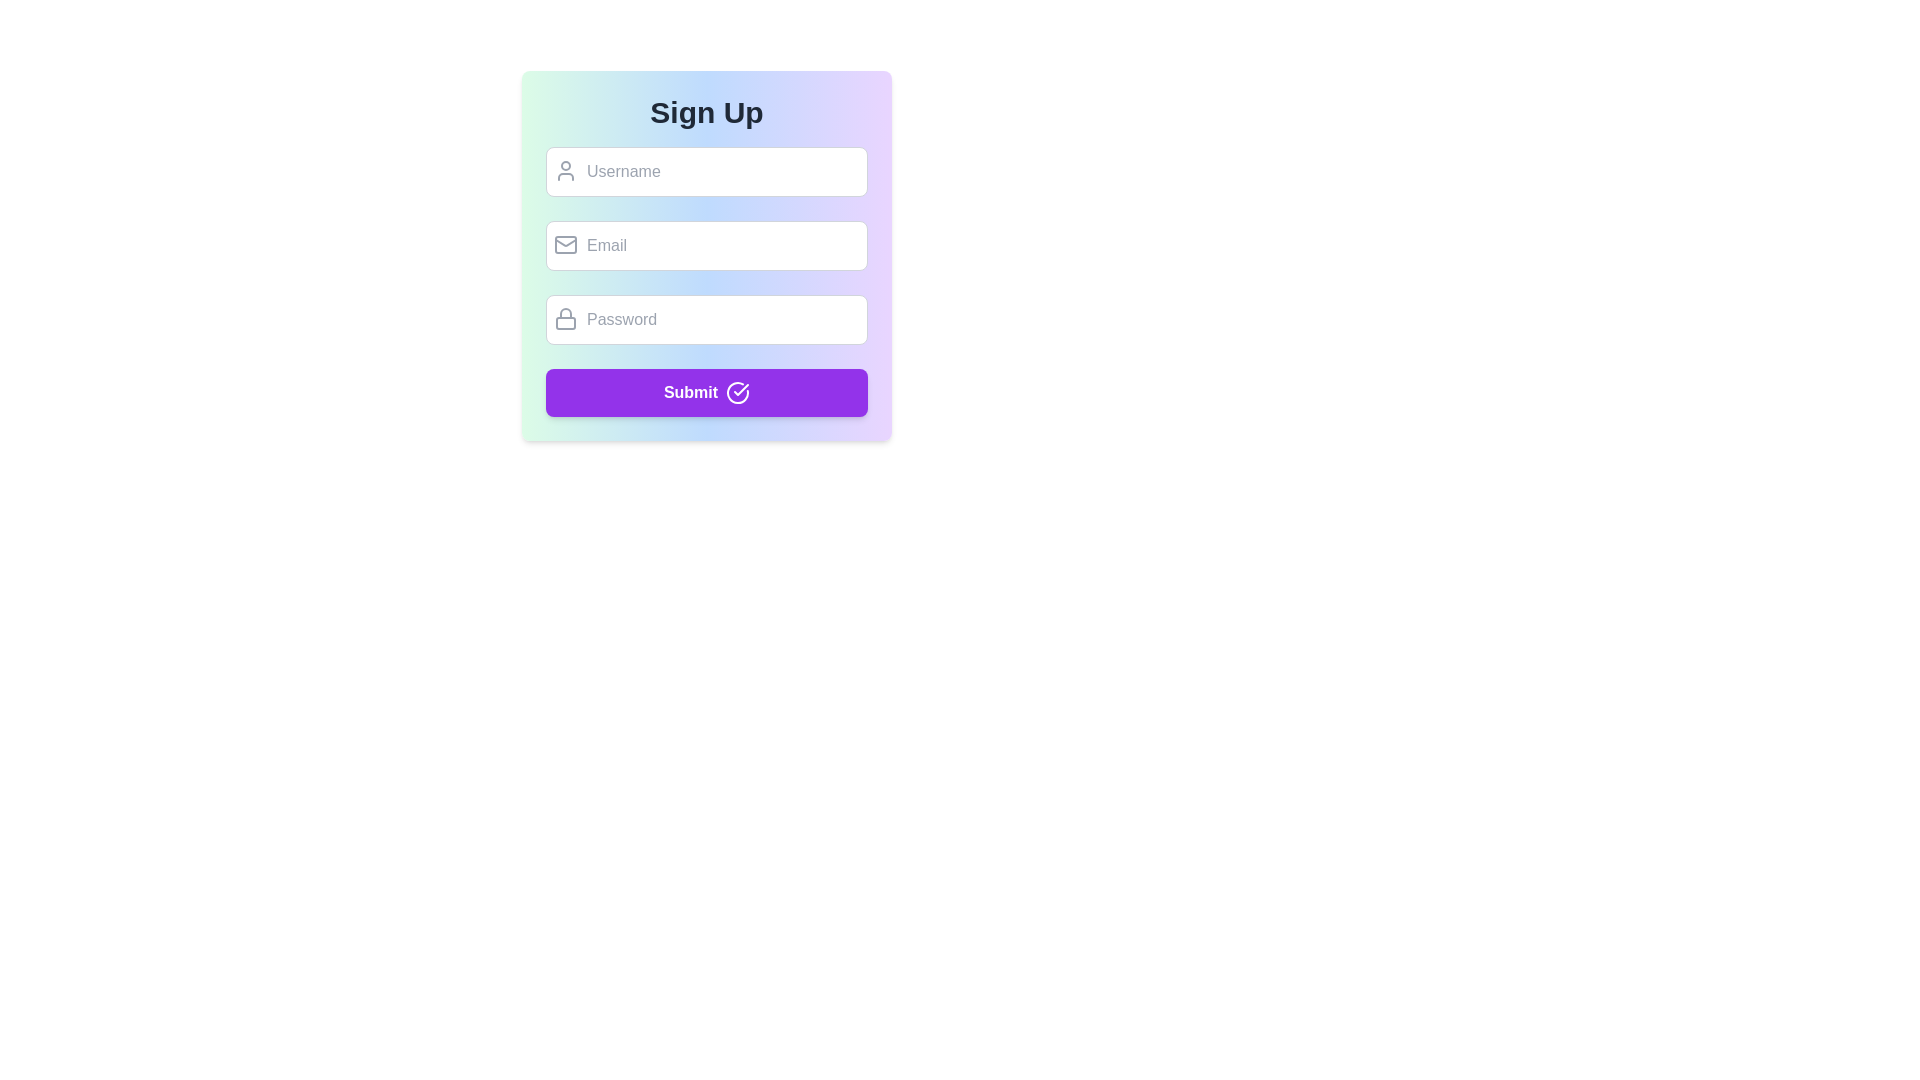 Image resolution: width=1920 pixels, height=1080 pixels. What do you see at coordinates (737, 393) in the screenshot?
I see `the confirmation icon located inside the 'Submit' button, positioned to the right of the 'Submit' text label` at bounding box center [737, 393].